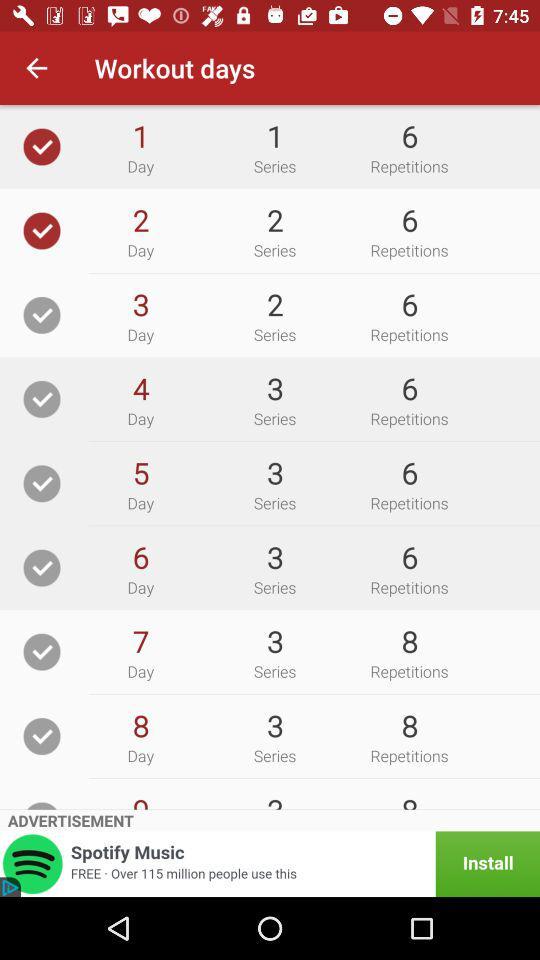 This screenshot has width=540, height=960. What do you see at coordinates (139, 640) in the screenshot?
I see `7` at bounding box center [139, 640].